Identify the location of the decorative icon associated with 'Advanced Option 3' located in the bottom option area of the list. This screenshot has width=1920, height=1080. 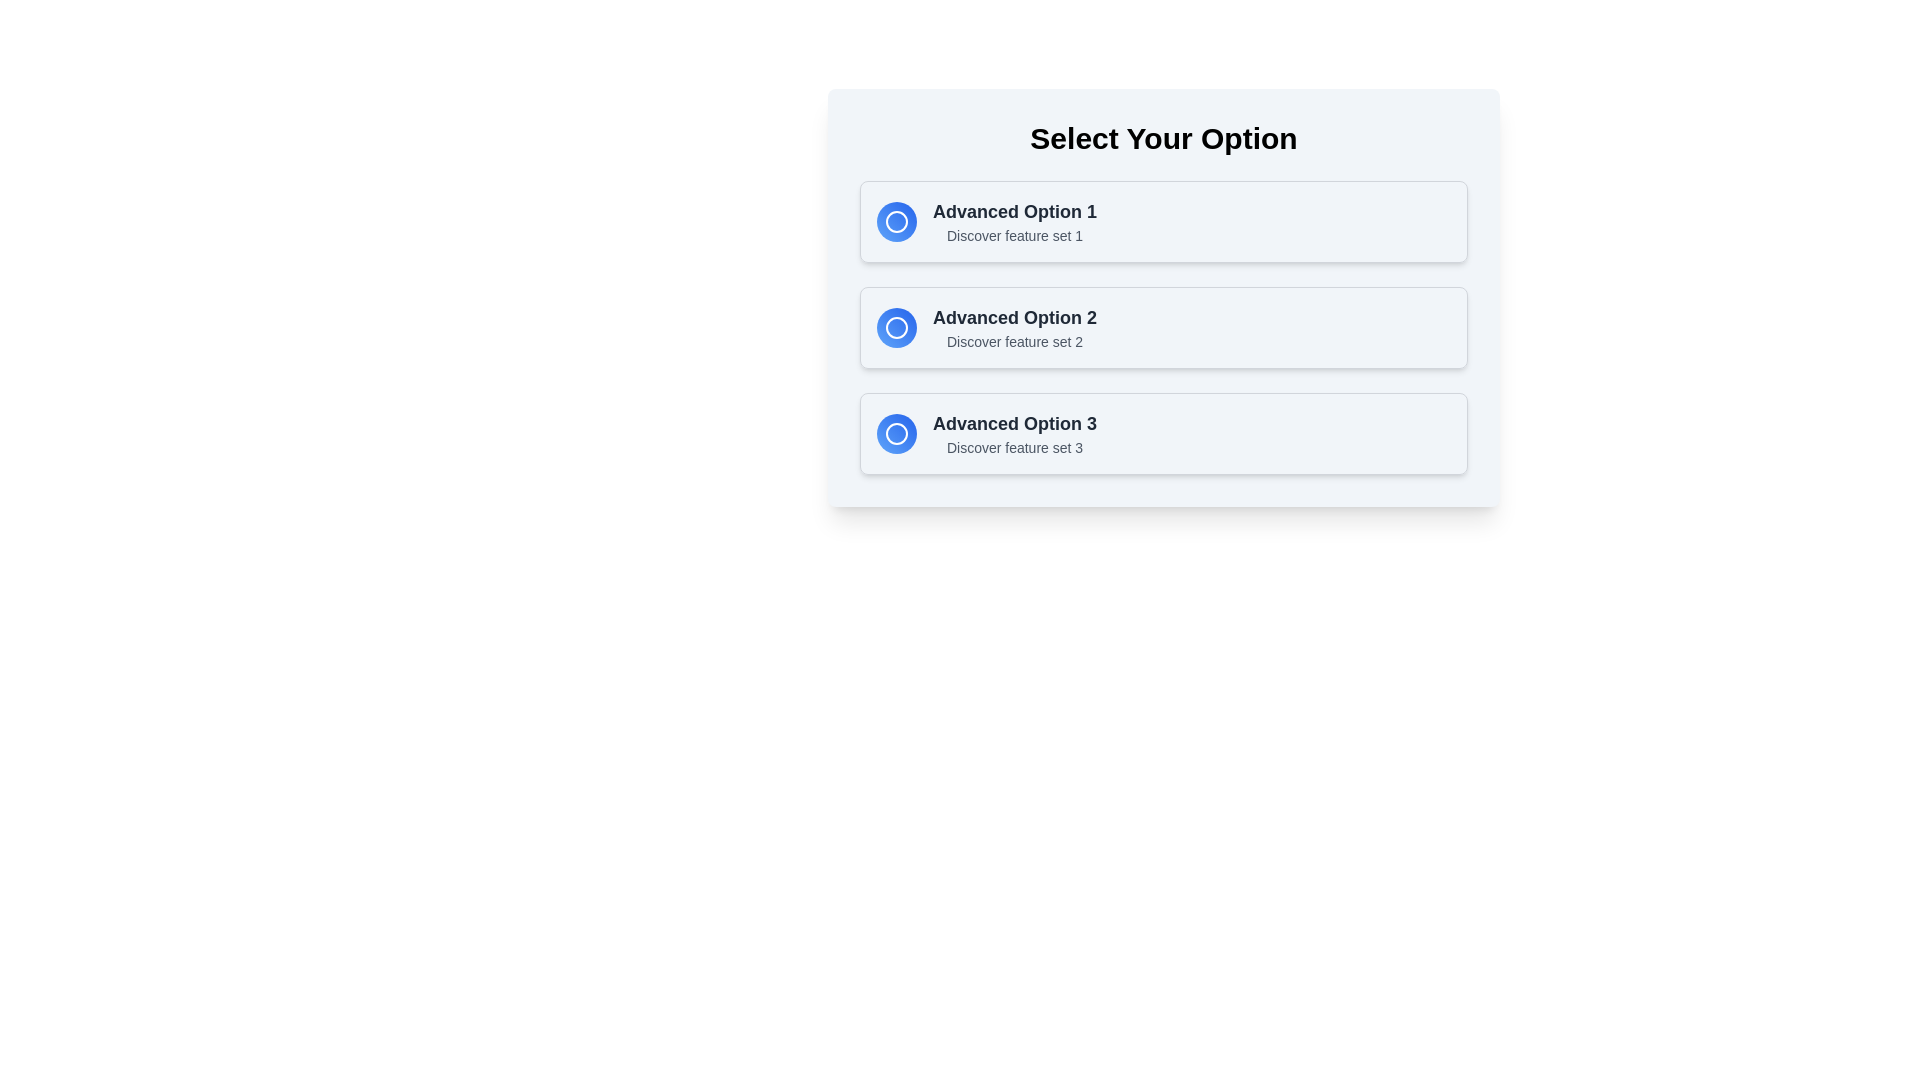
(896, 433).